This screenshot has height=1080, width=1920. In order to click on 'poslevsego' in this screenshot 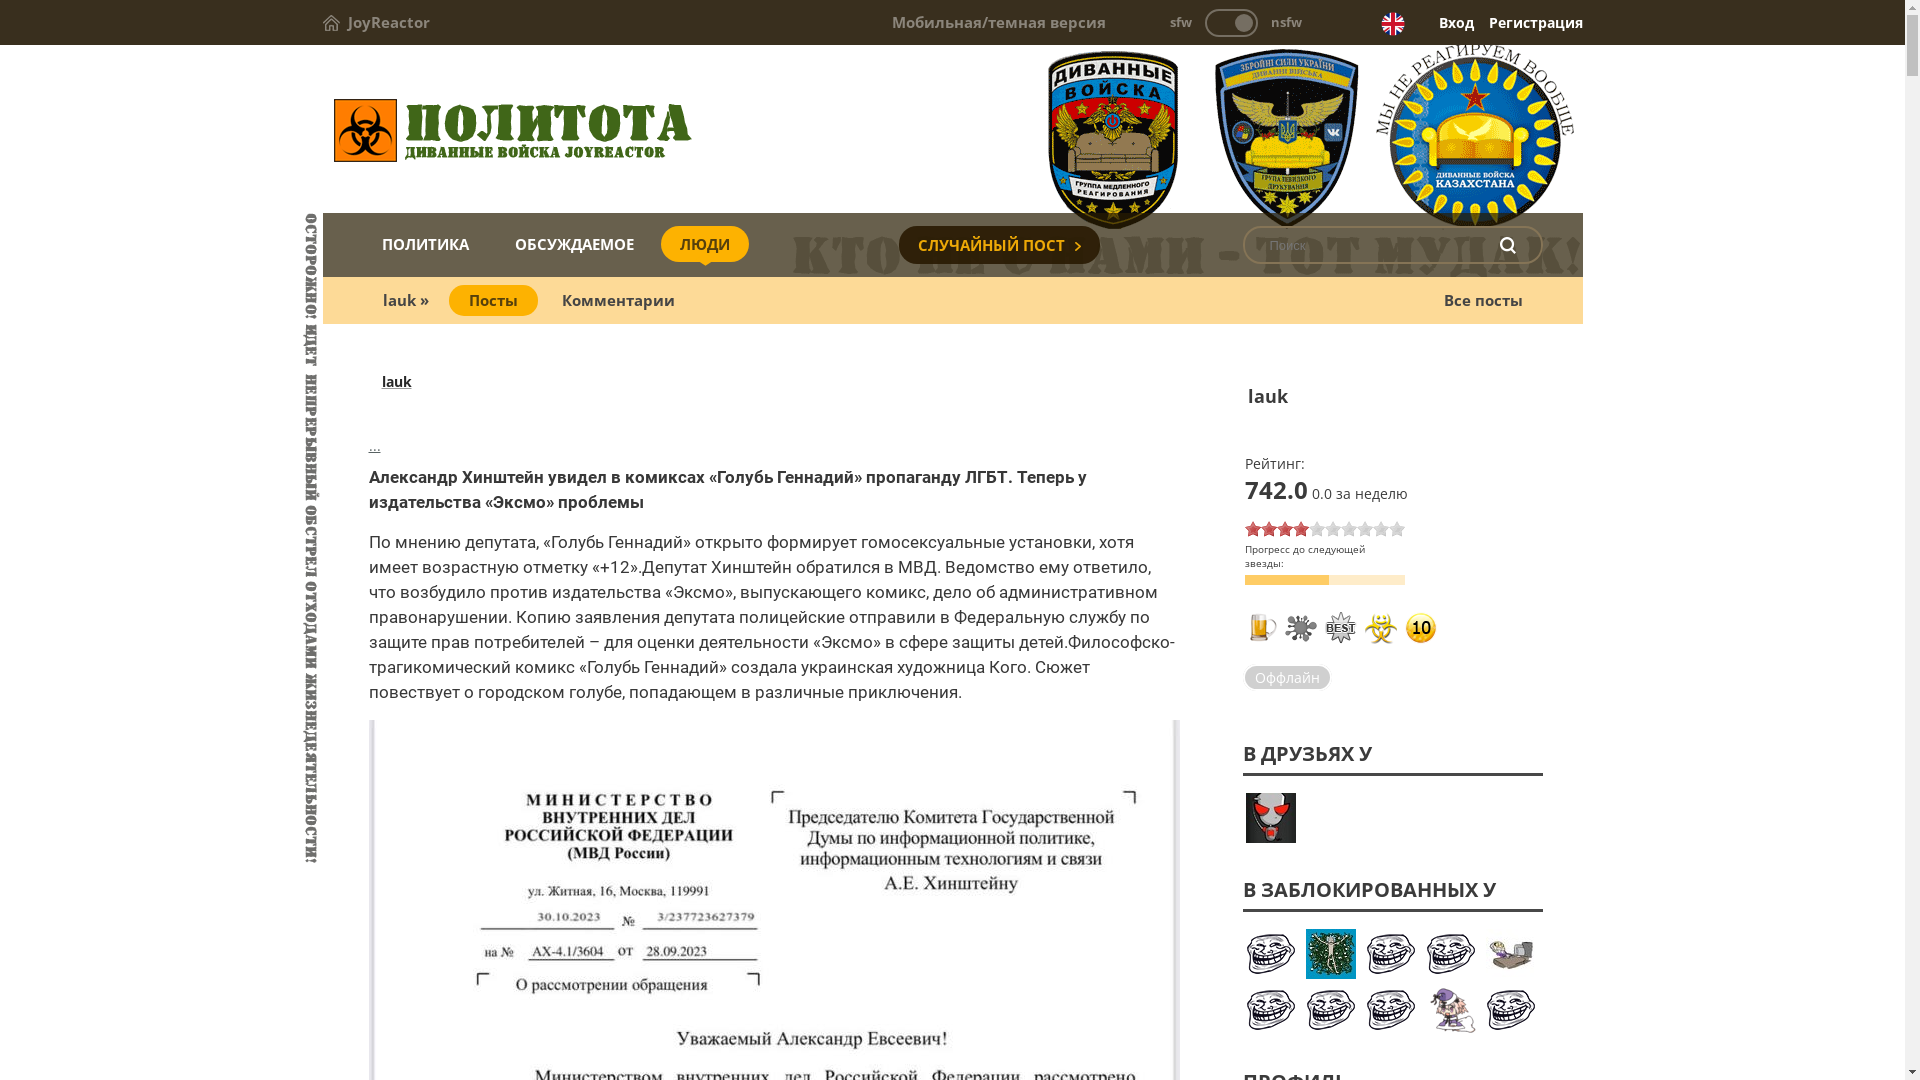, I will do `click(1305, 952)`.